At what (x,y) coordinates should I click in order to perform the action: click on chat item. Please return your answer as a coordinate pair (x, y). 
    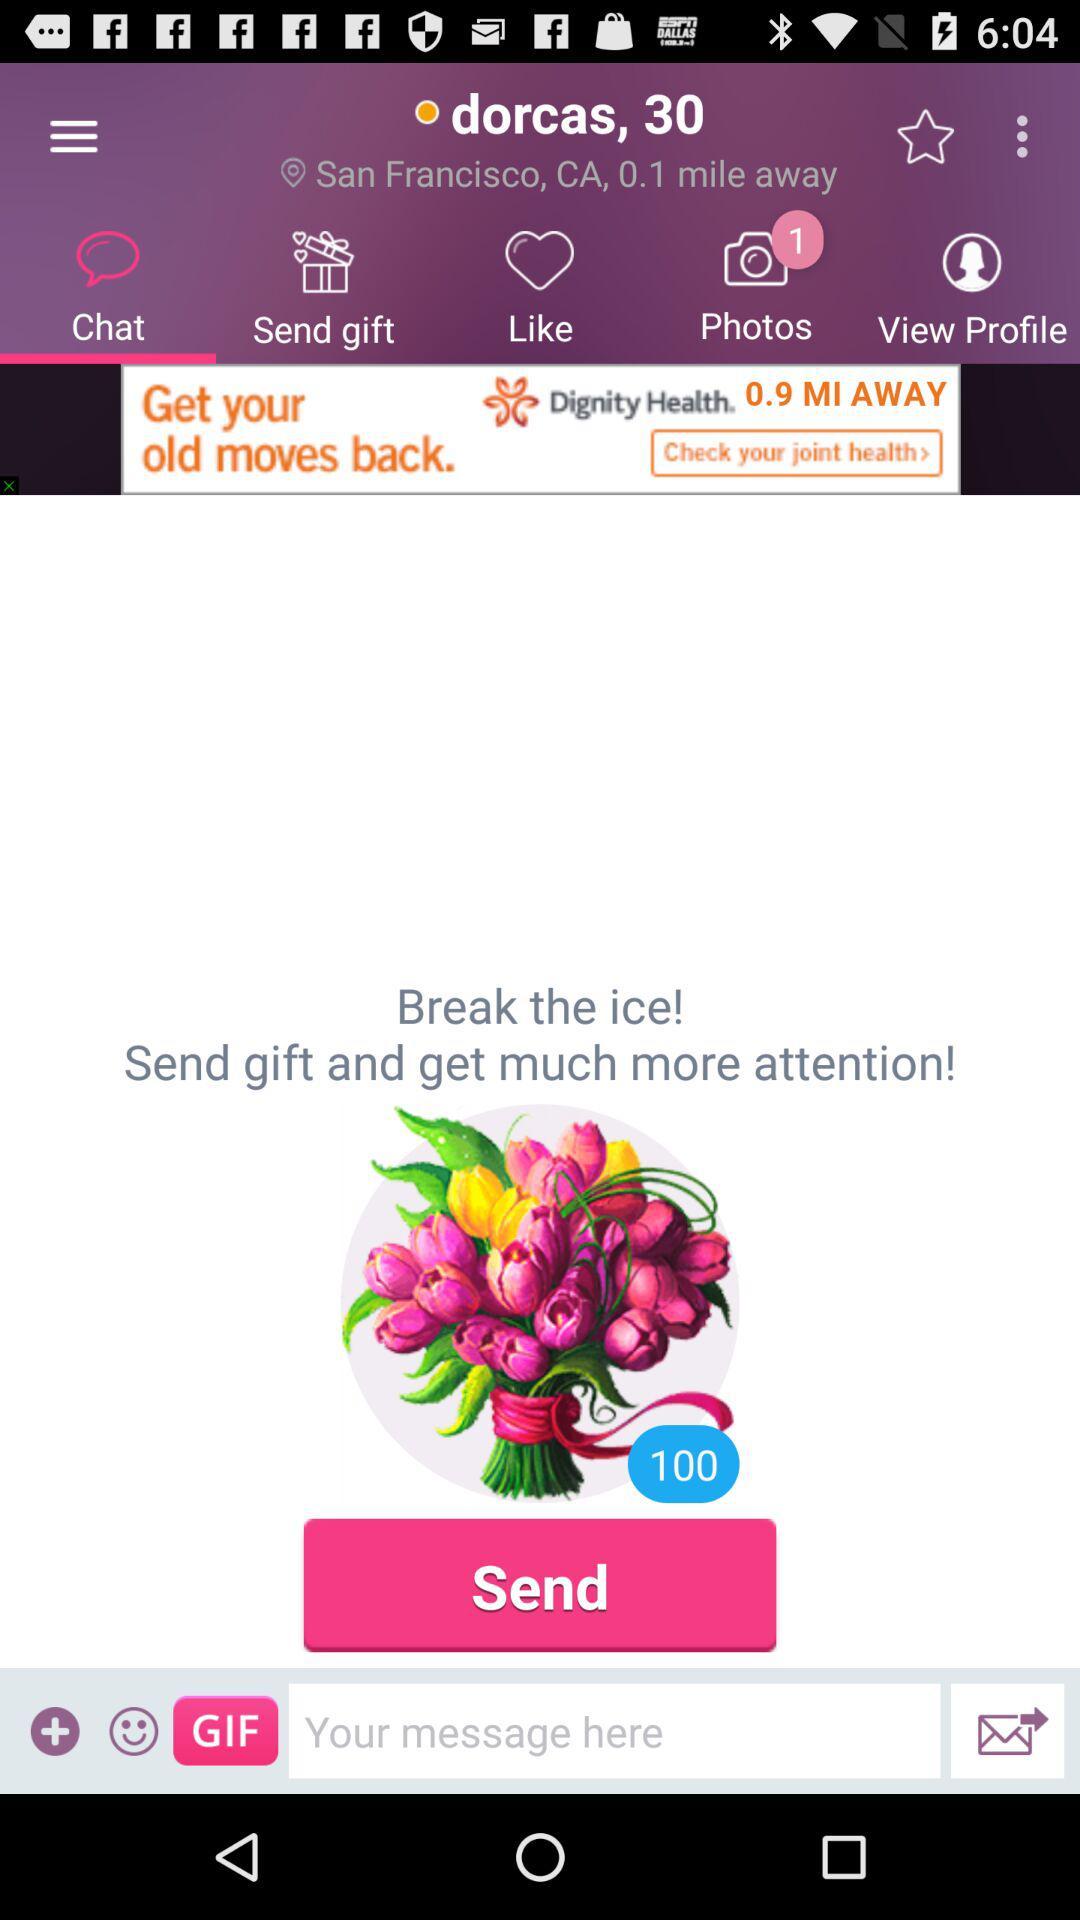
    Looking at the image, I should click on (108, 285).